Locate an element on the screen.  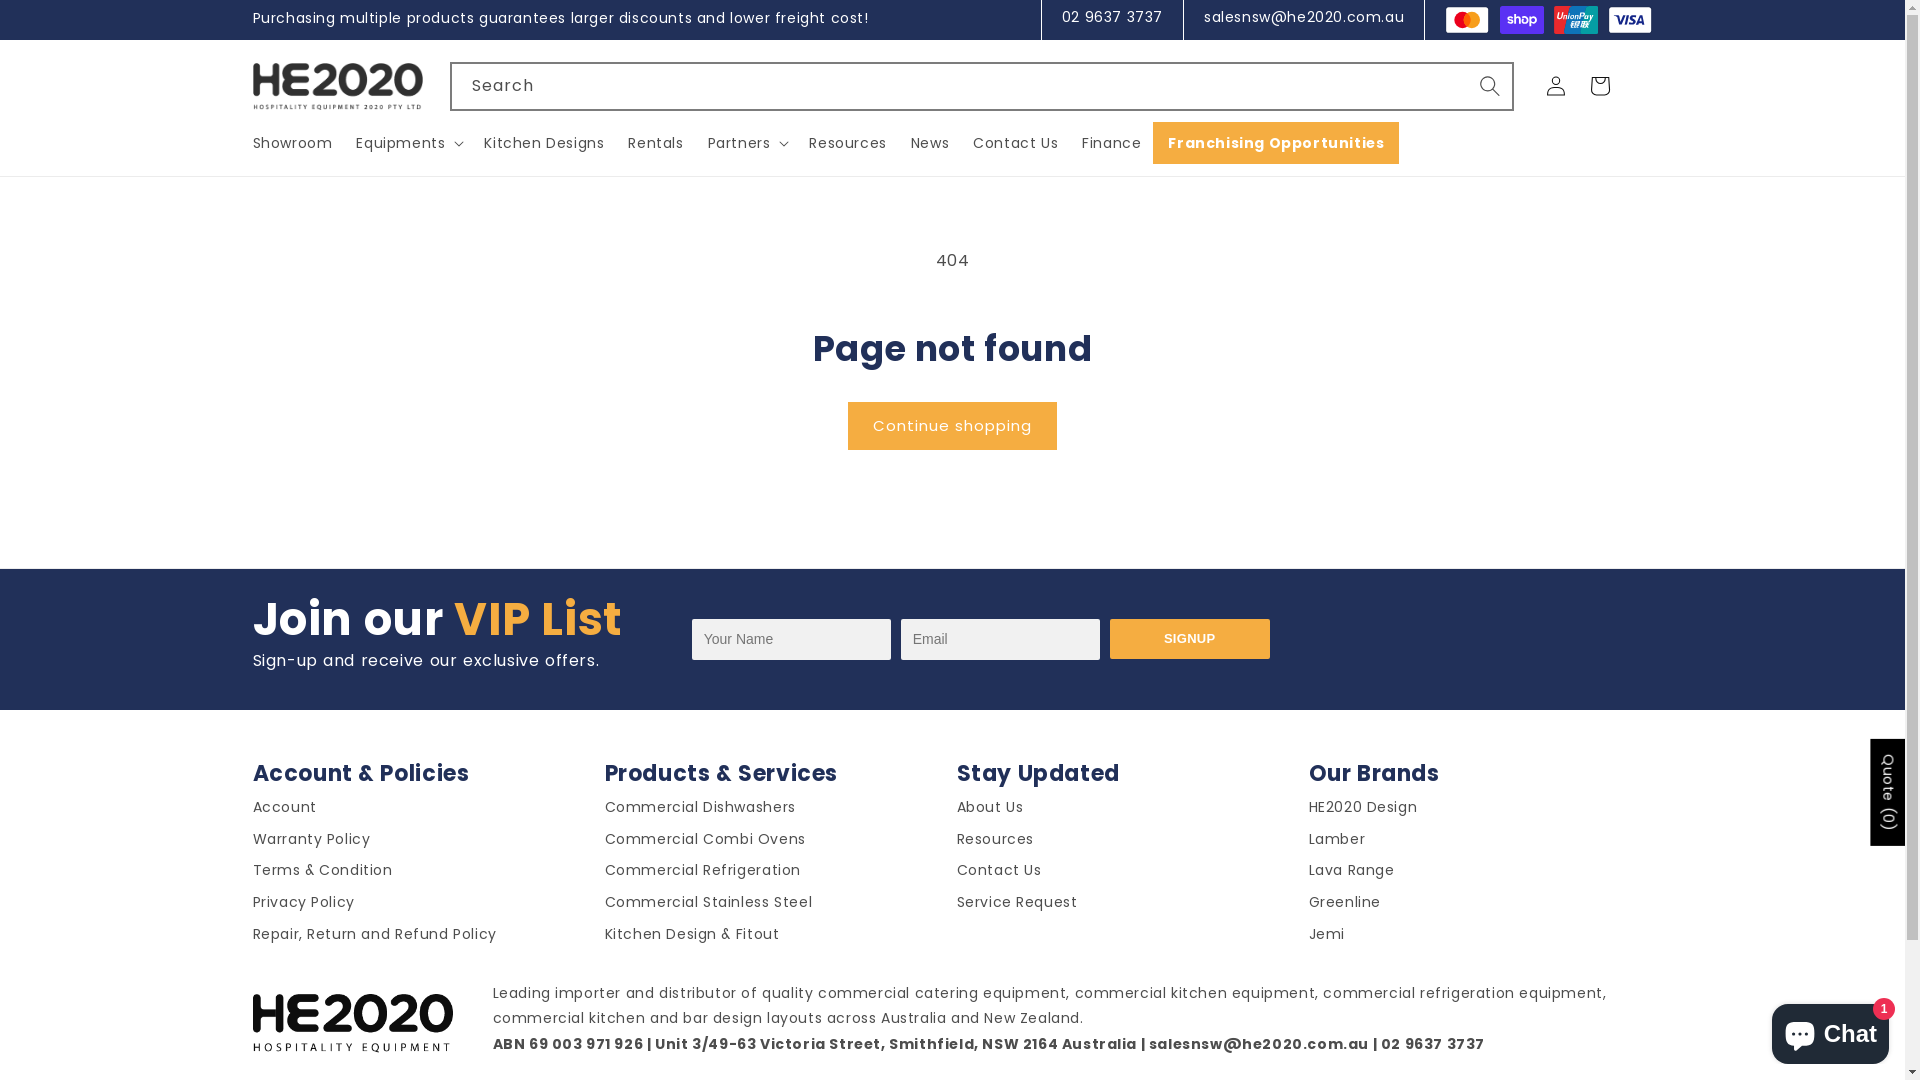
'Terms & Condition' is located at coordinates (251, 873).